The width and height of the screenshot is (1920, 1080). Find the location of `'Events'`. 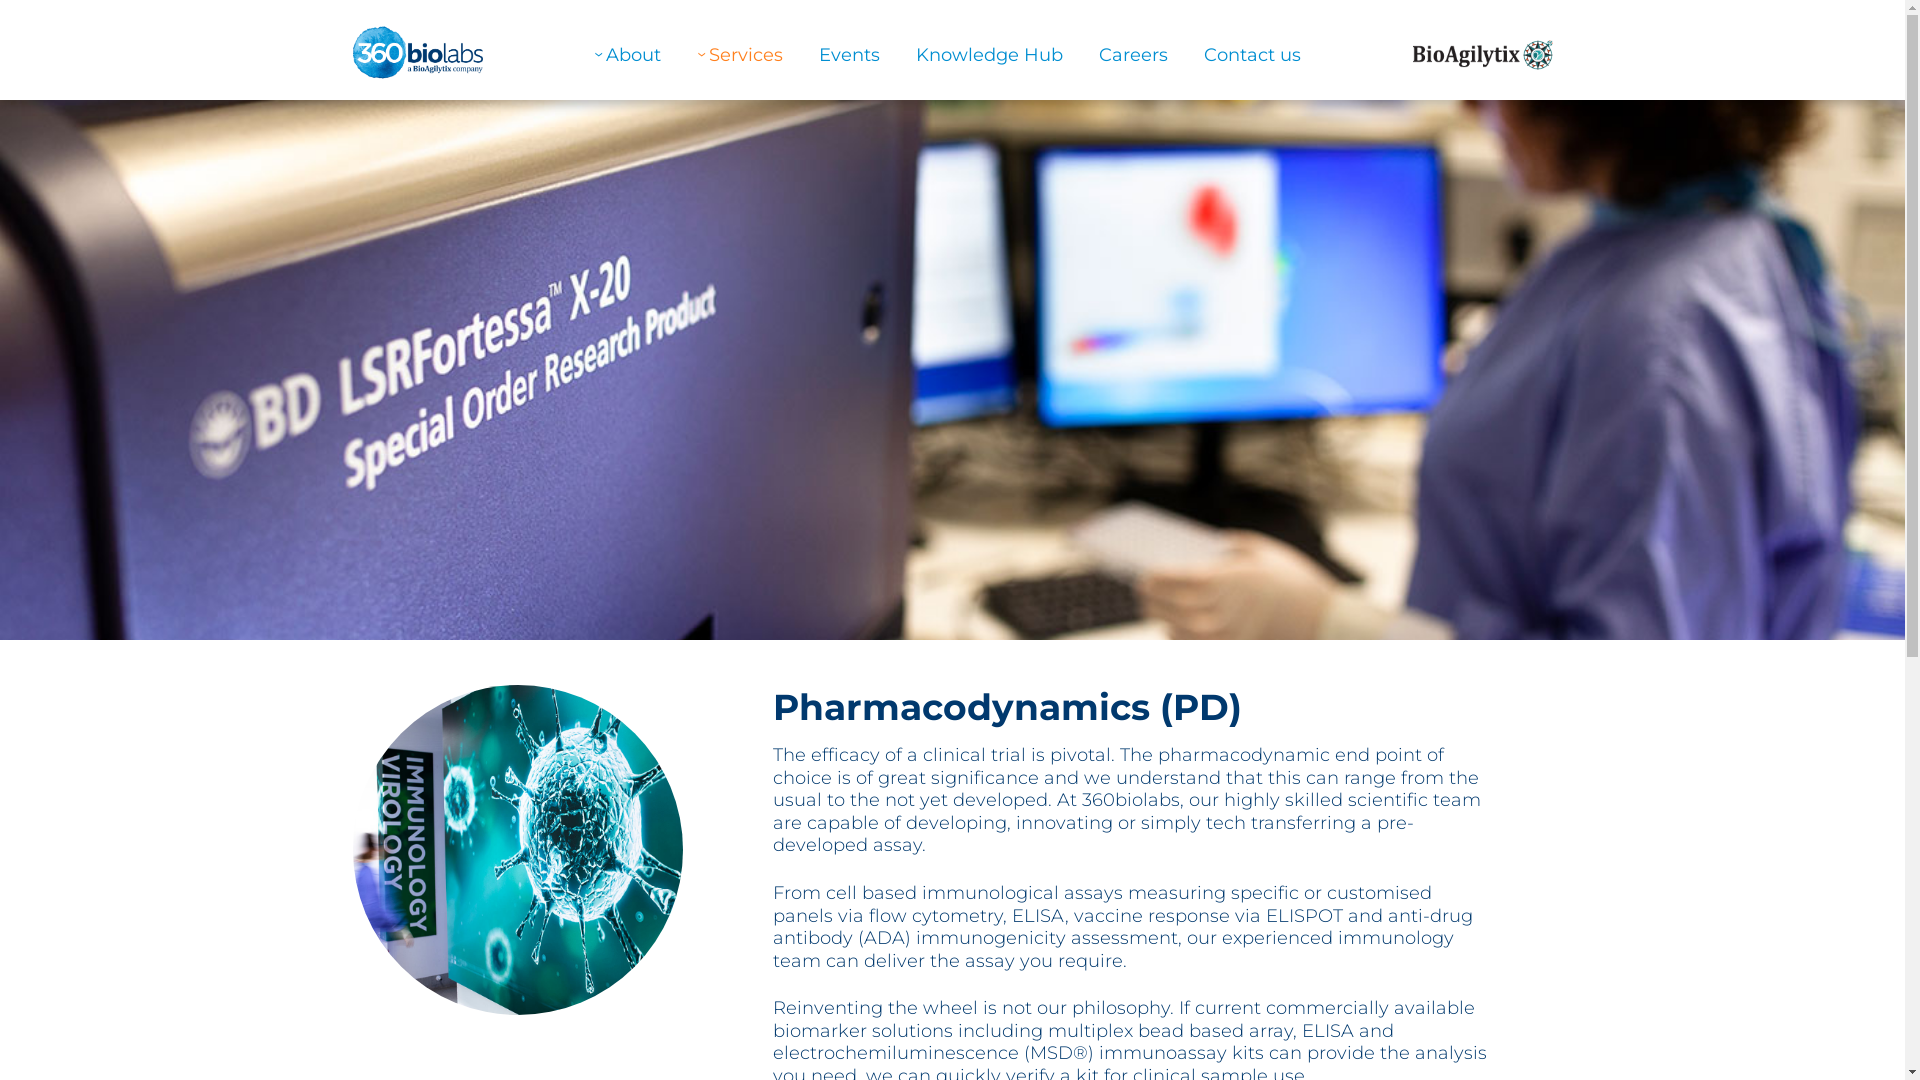

'Events' is located at coordinates (849, 53).